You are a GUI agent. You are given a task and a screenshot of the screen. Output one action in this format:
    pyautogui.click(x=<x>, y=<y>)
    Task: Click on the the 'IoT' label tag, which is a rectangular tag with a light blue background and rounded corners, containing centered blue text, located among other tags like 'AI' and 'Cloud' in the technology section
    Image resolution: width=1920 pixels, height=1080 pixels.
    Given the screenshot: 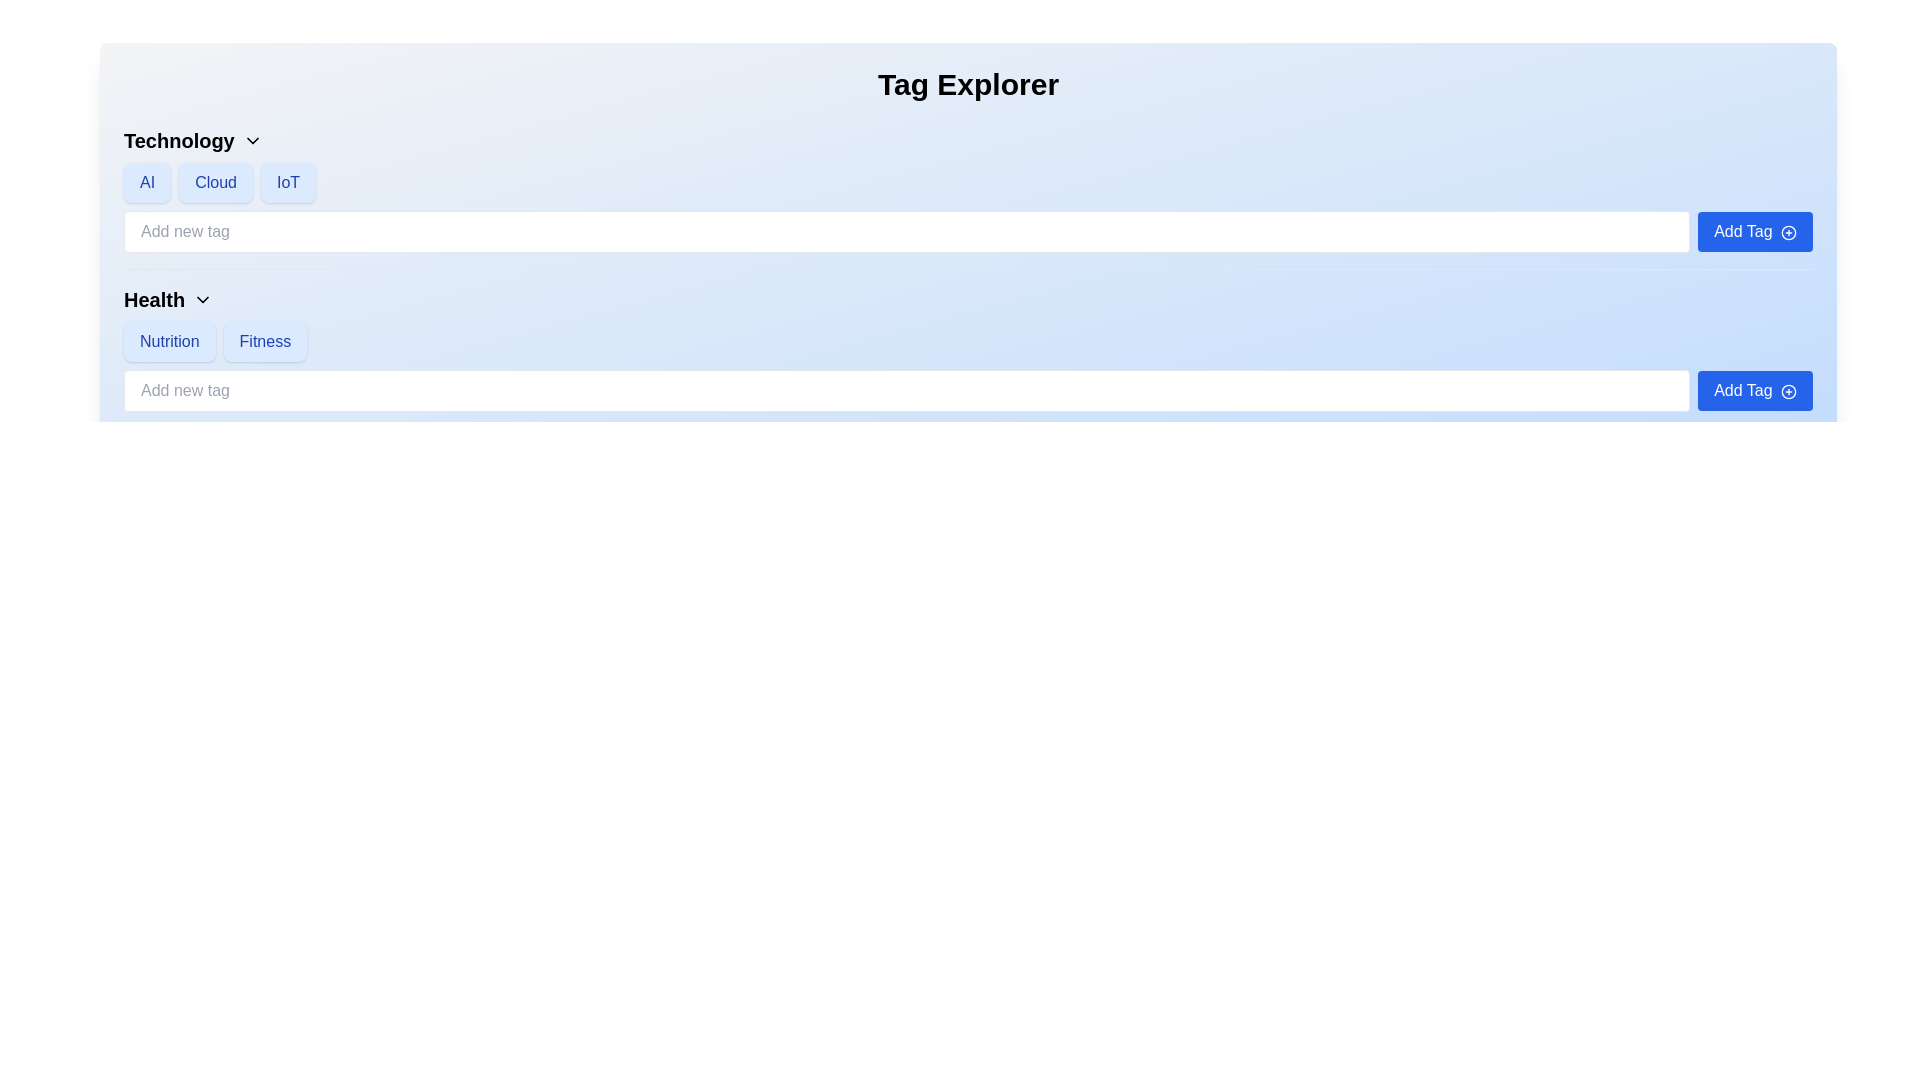 What is the action you would take?
    pyautogui.click(x=287, y=182)
    